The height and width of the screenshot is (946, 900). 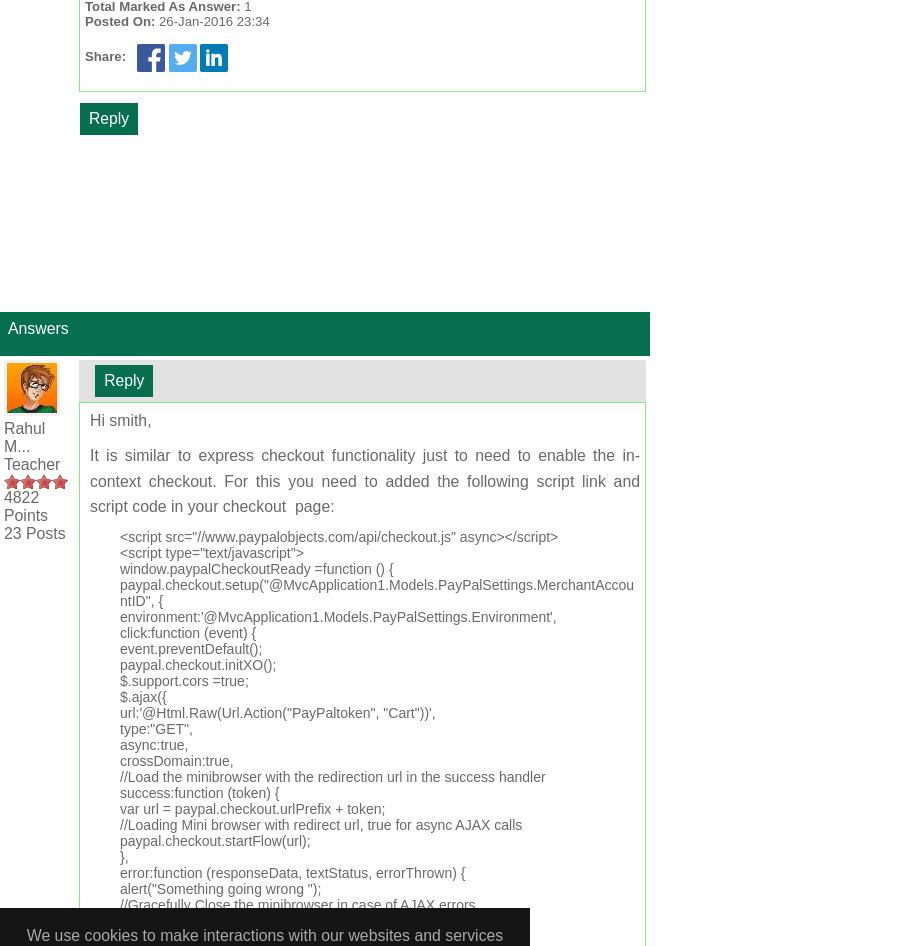 What do you see at coordinates (119, 568) in the screenshot?
I see `'window.paypalCheckoutReady =function () {'` at bounding box center [119, 568].